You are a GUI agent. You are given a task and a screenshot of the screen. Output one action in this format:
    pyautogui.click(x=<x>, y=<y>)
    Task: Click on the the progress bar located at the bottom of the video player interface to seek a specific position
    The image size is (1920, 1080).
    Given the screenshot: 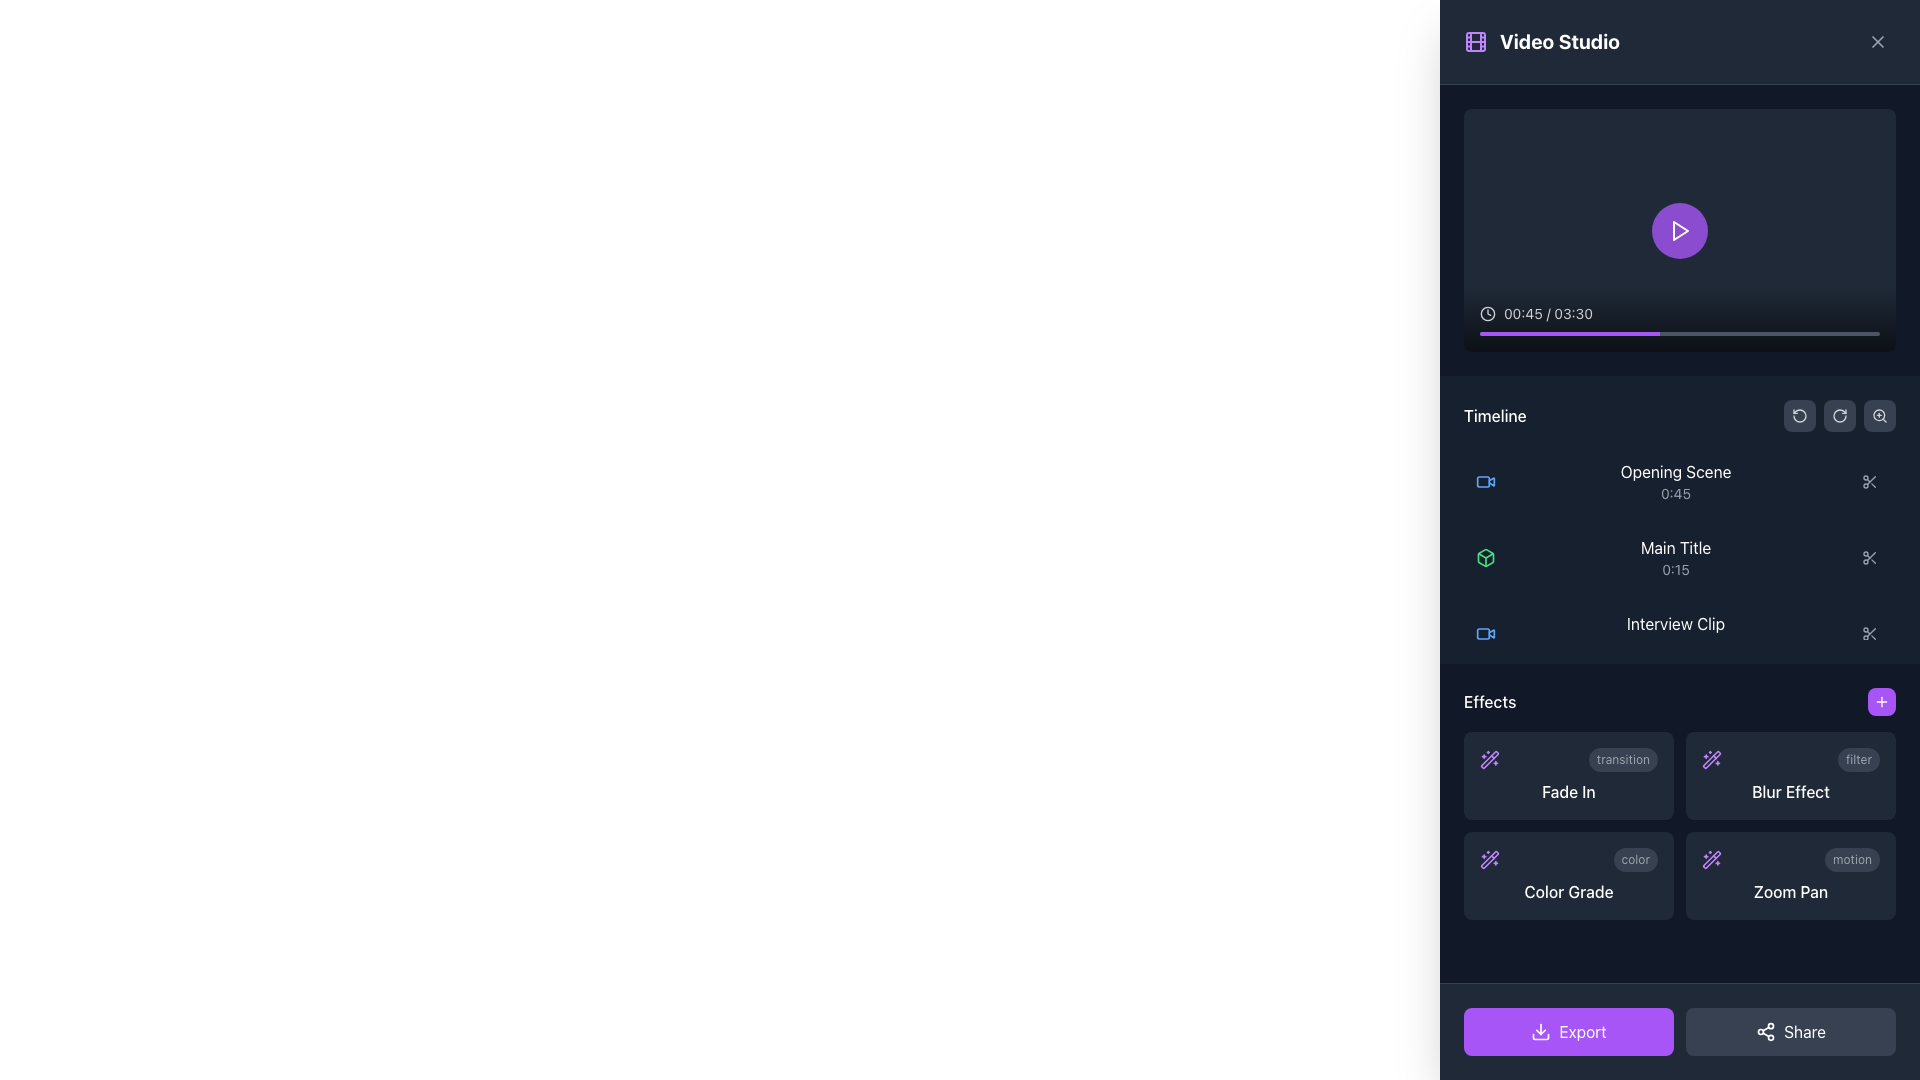 What is the action you would take?
    pyautogui.click(x=1680, y=333)
    